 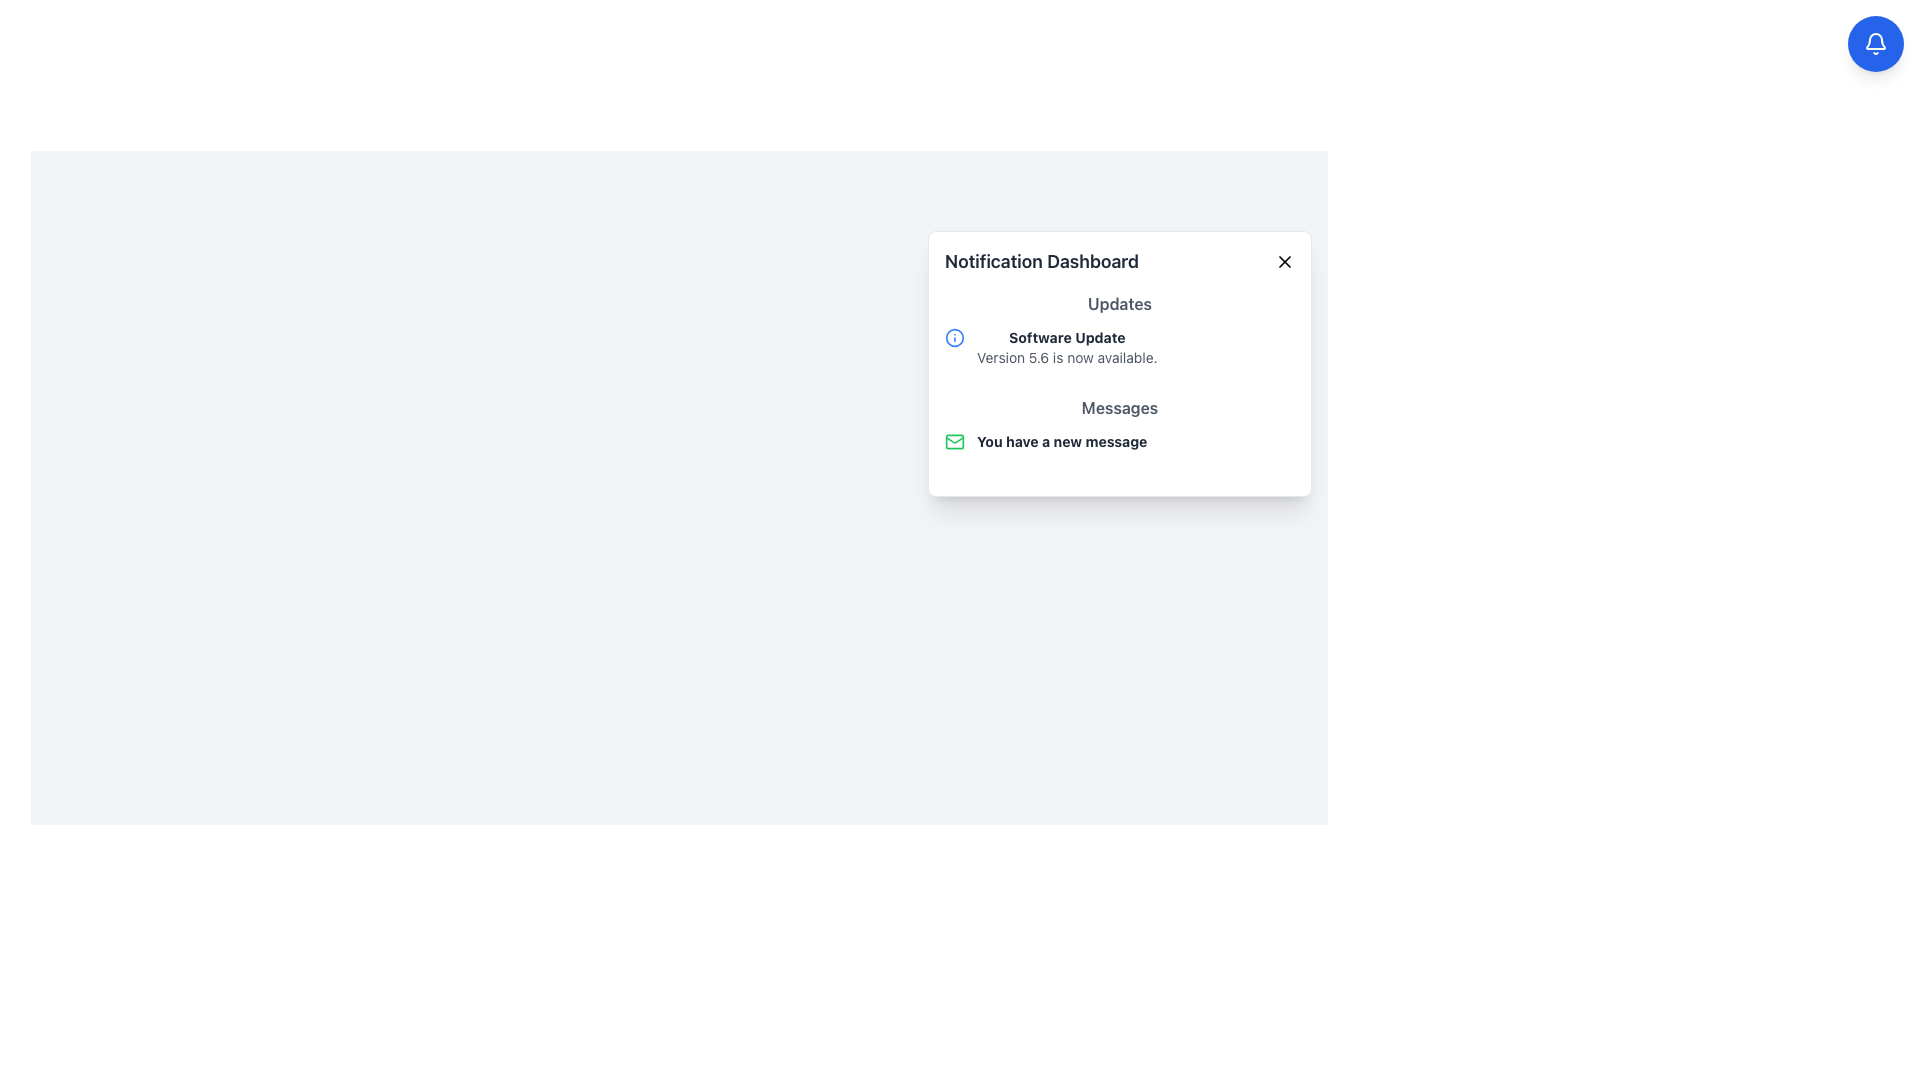 What do you see at coordinates (1066, 357) in the screenshot?
I see `the small gray text paragraph that reads 'Version 5.6 is now available.' located within the notification card, directly below the 'Software Update' text` at bounding box center [1066, 357].